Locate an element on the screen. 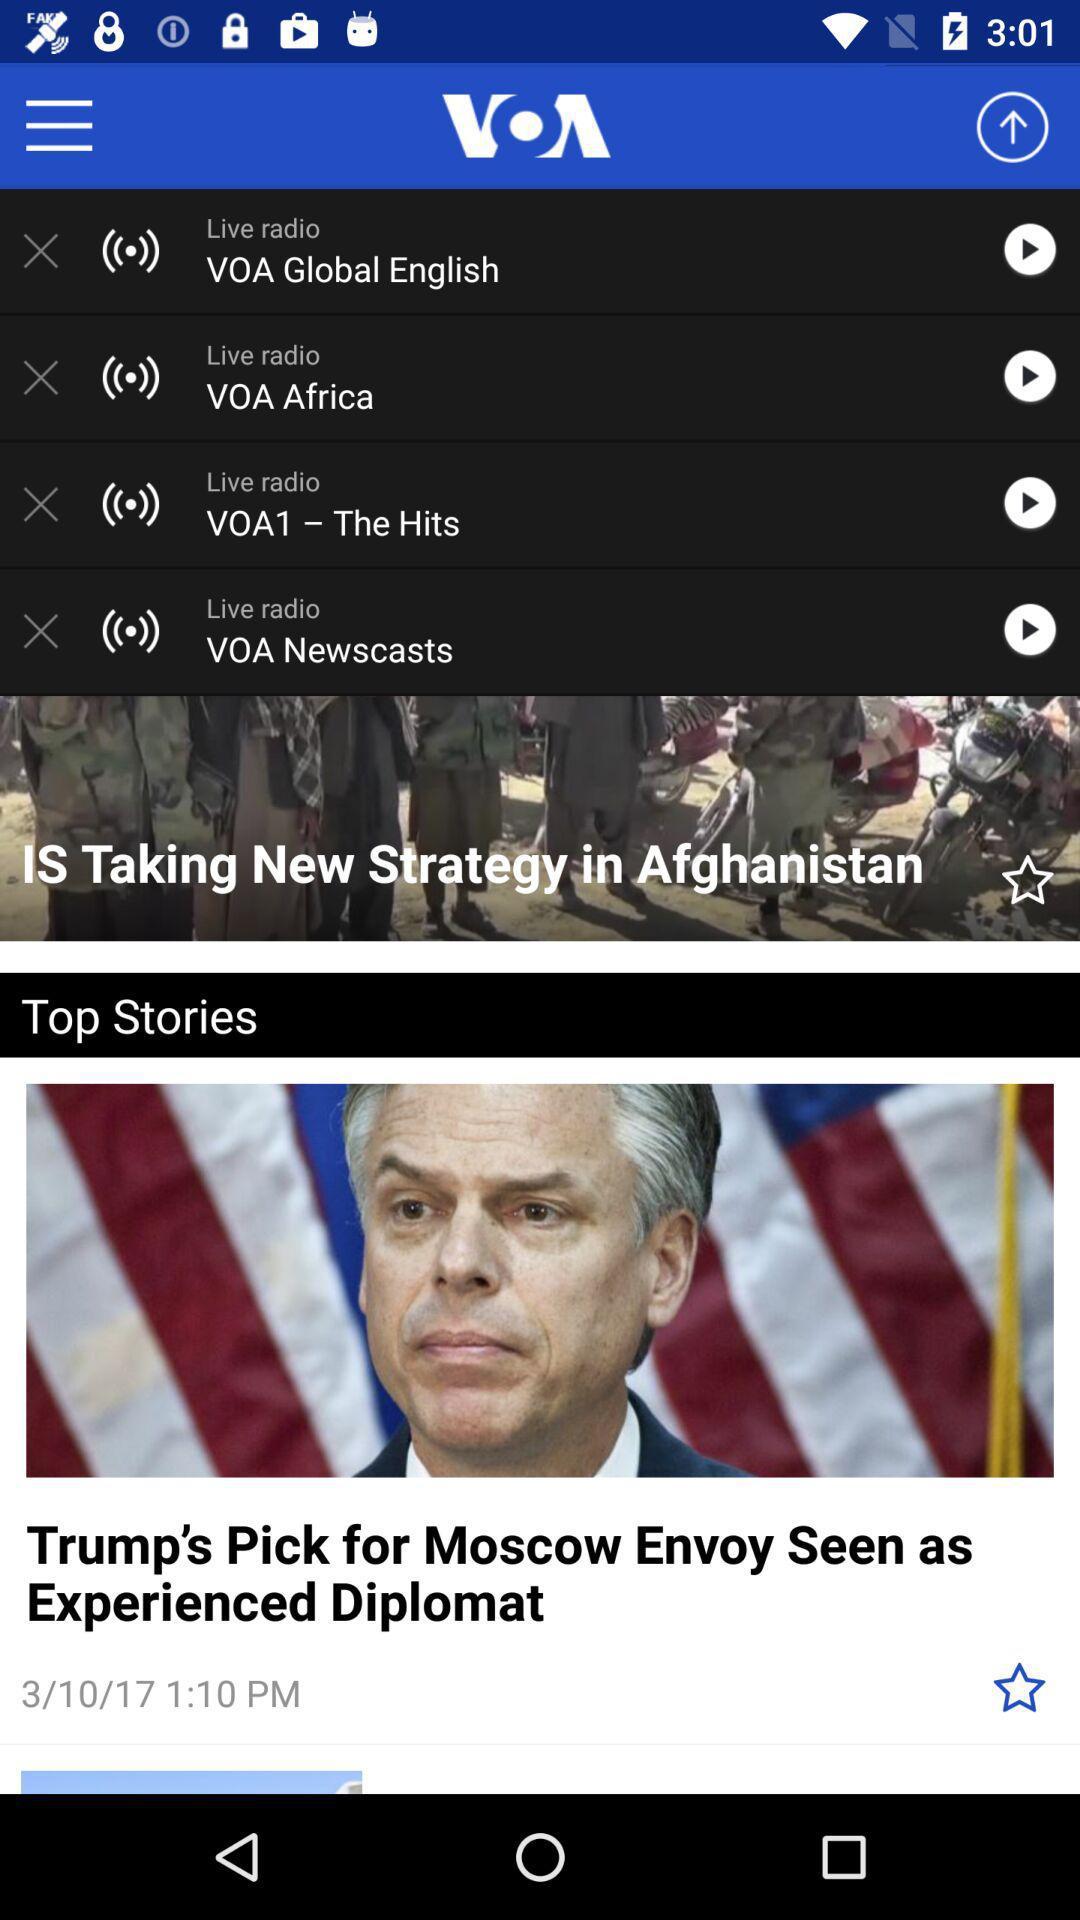 The width and height of the screenshot is (1080, 1920). the close icon is located at coordinates (50, 377).